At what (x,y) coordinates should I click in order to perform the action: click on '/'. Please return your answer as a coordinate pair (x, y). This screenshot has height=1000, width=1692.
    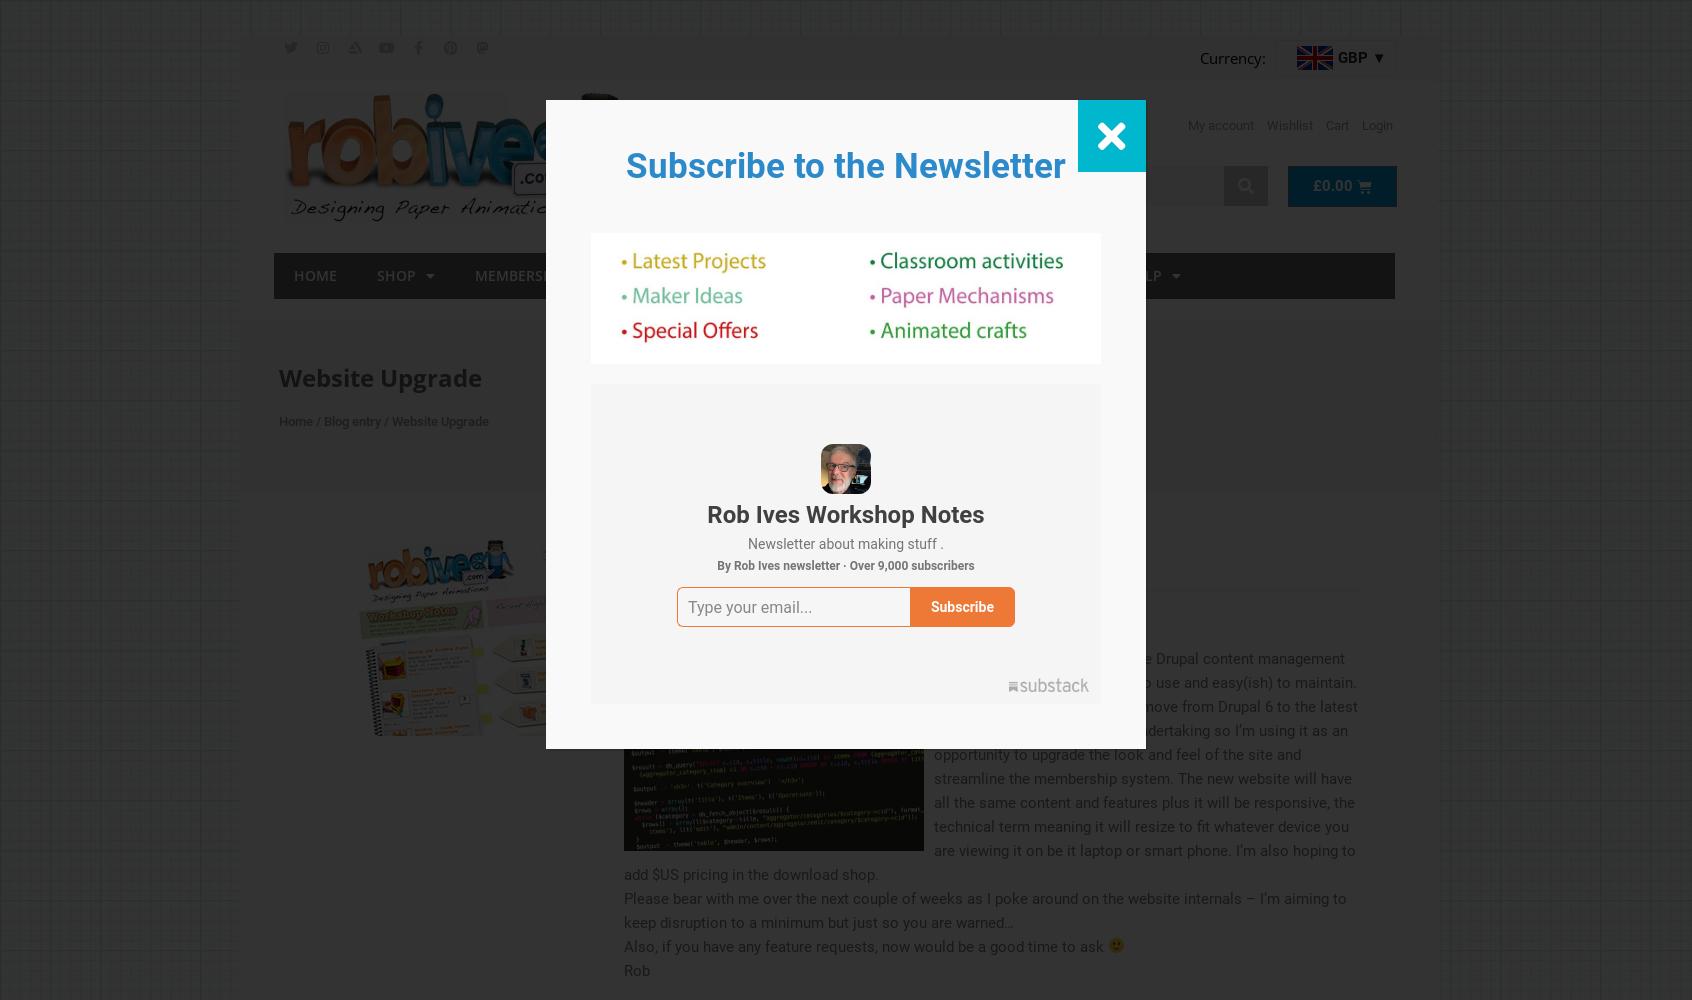
    Looking at the image, I should click on (316, 420).